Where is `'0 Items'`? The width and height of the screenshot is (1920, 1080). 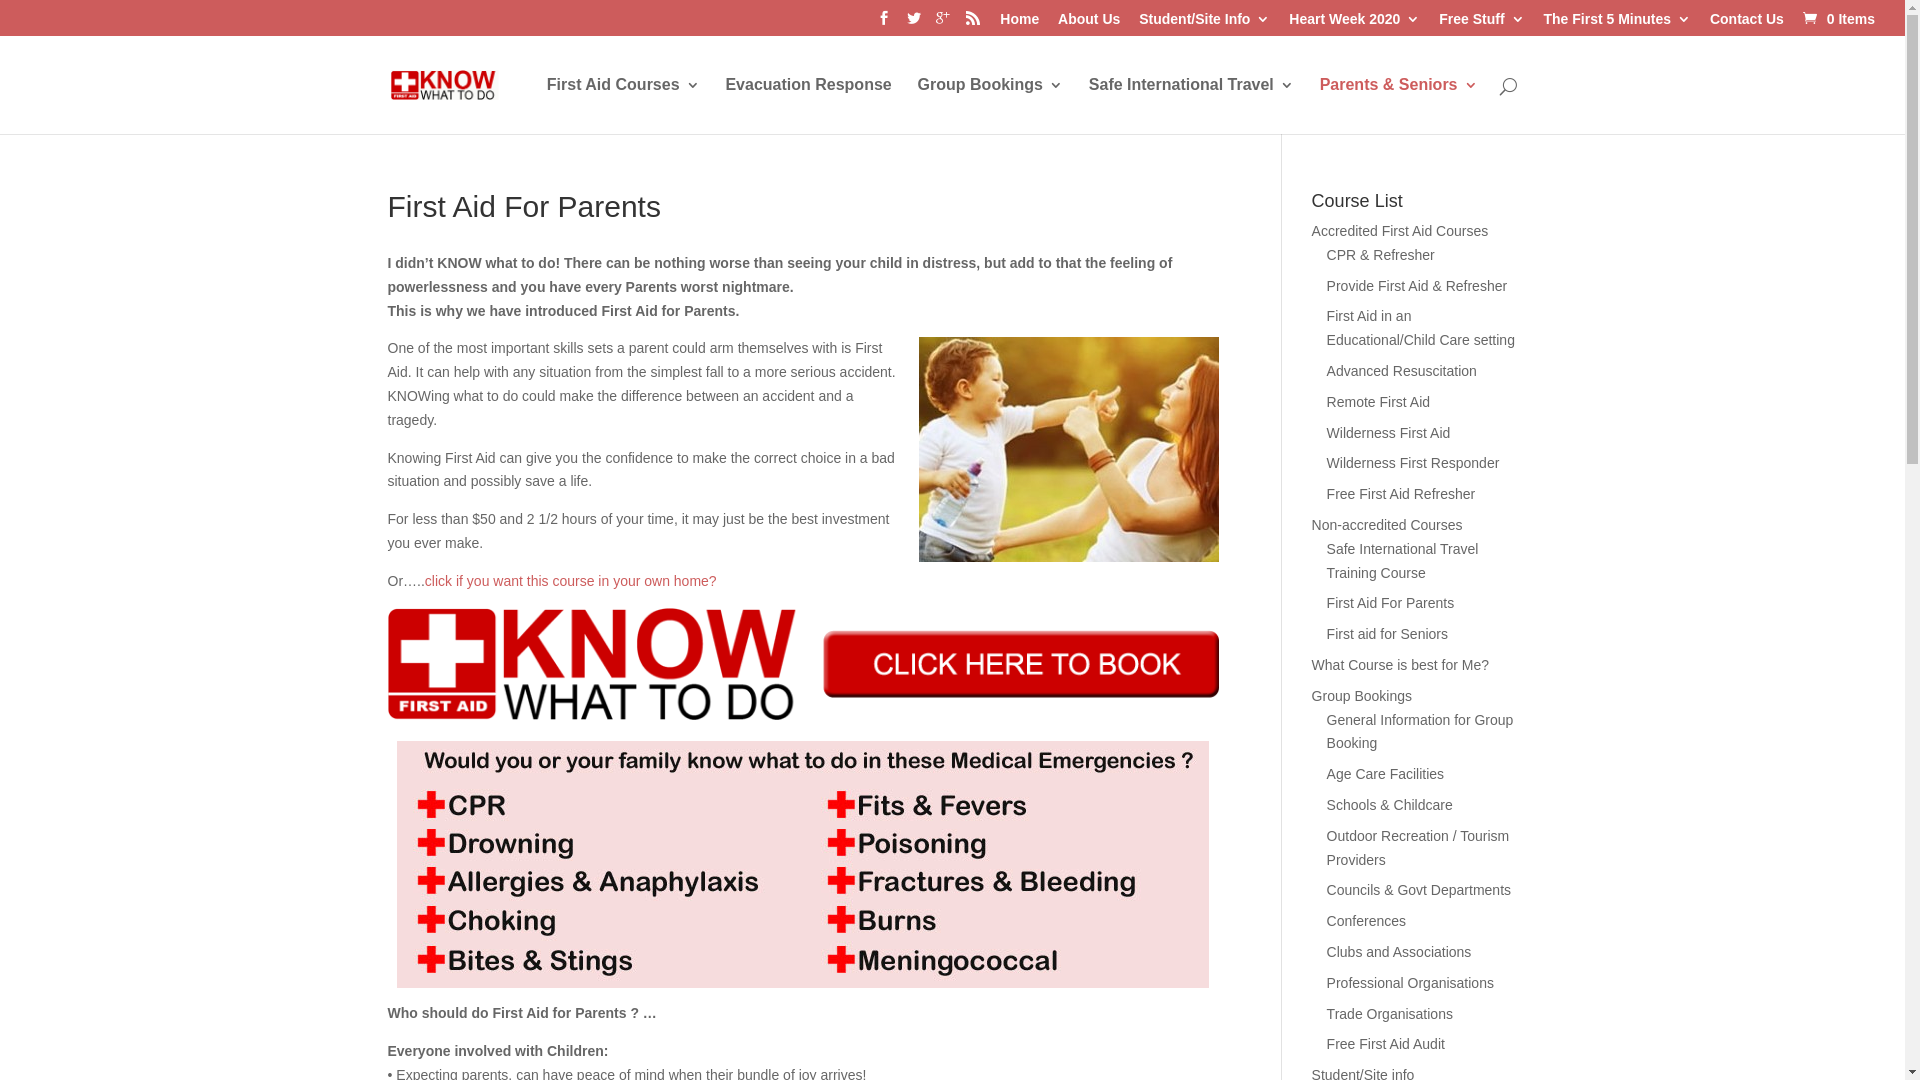
'0 Items' is located at coordinates (1837, 18).